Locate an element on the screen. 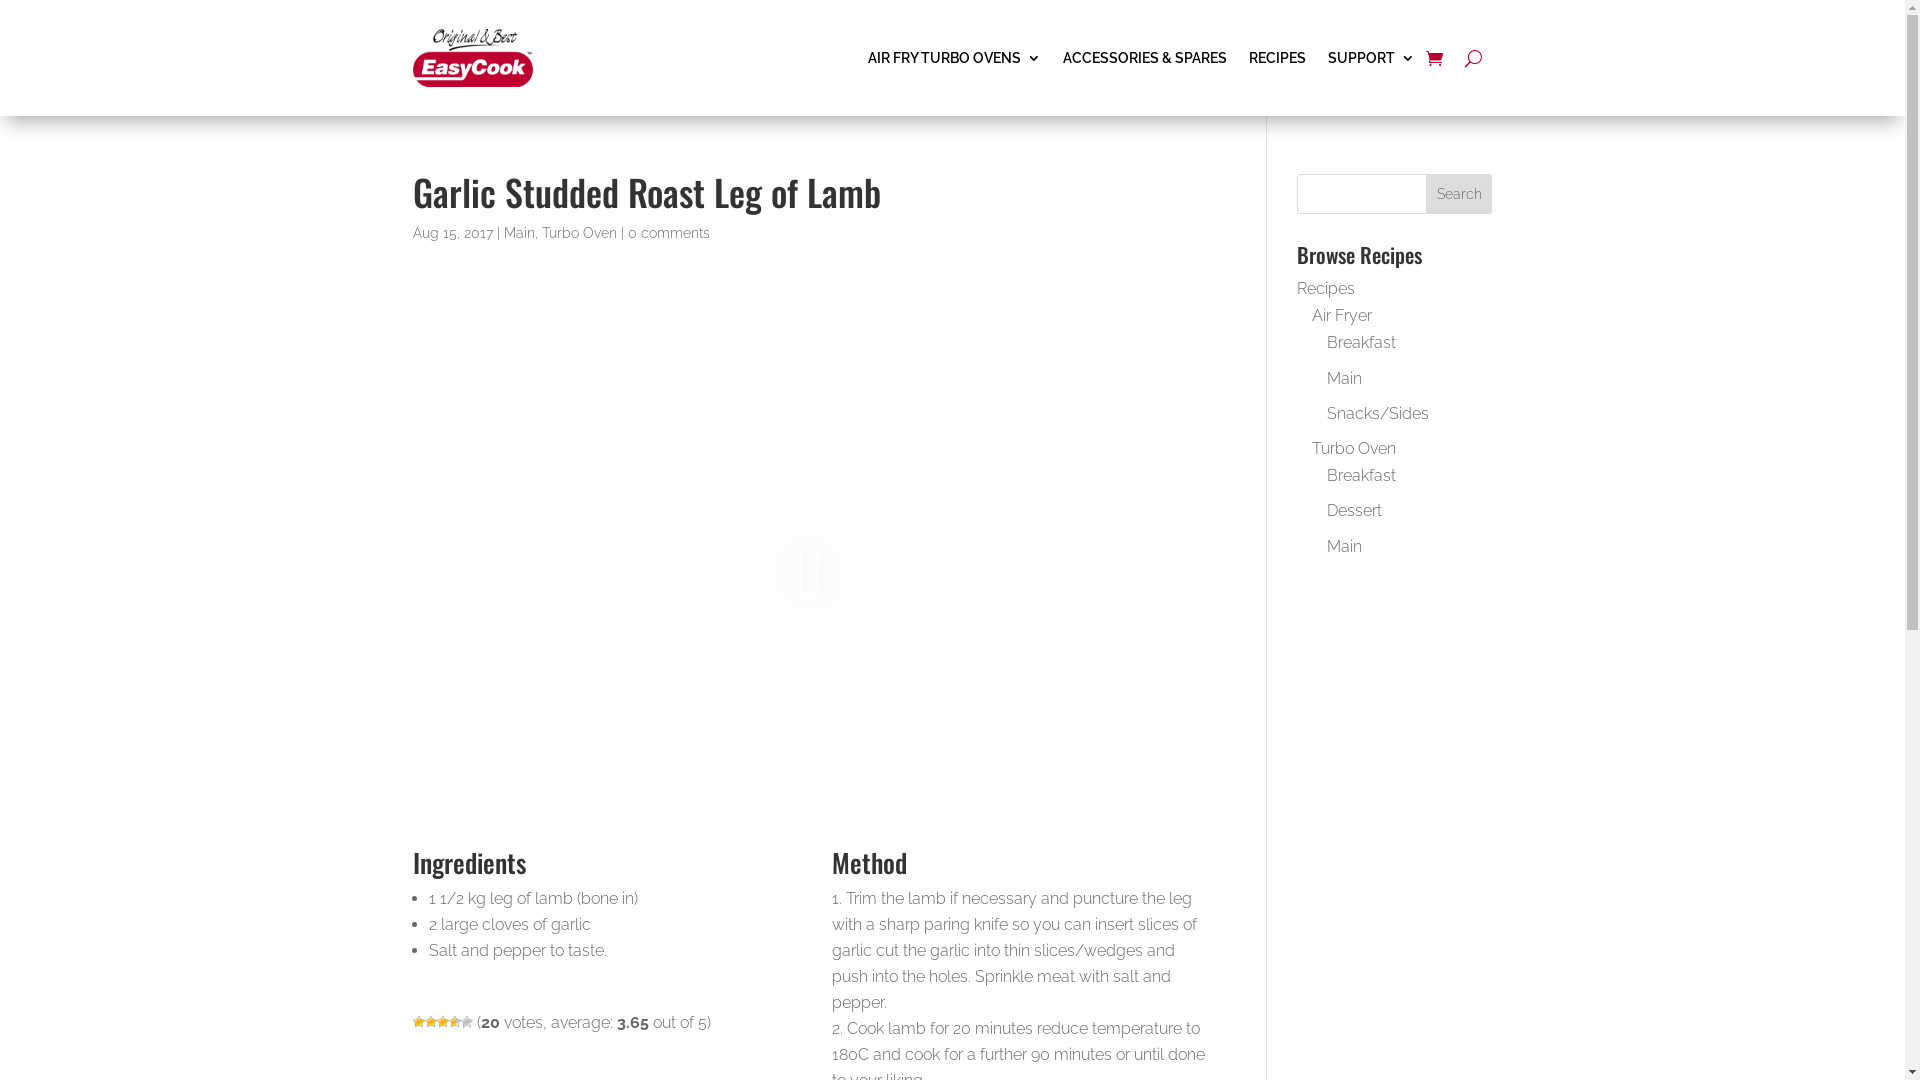  '4 Stars' is located at coordinates (453, 1022).